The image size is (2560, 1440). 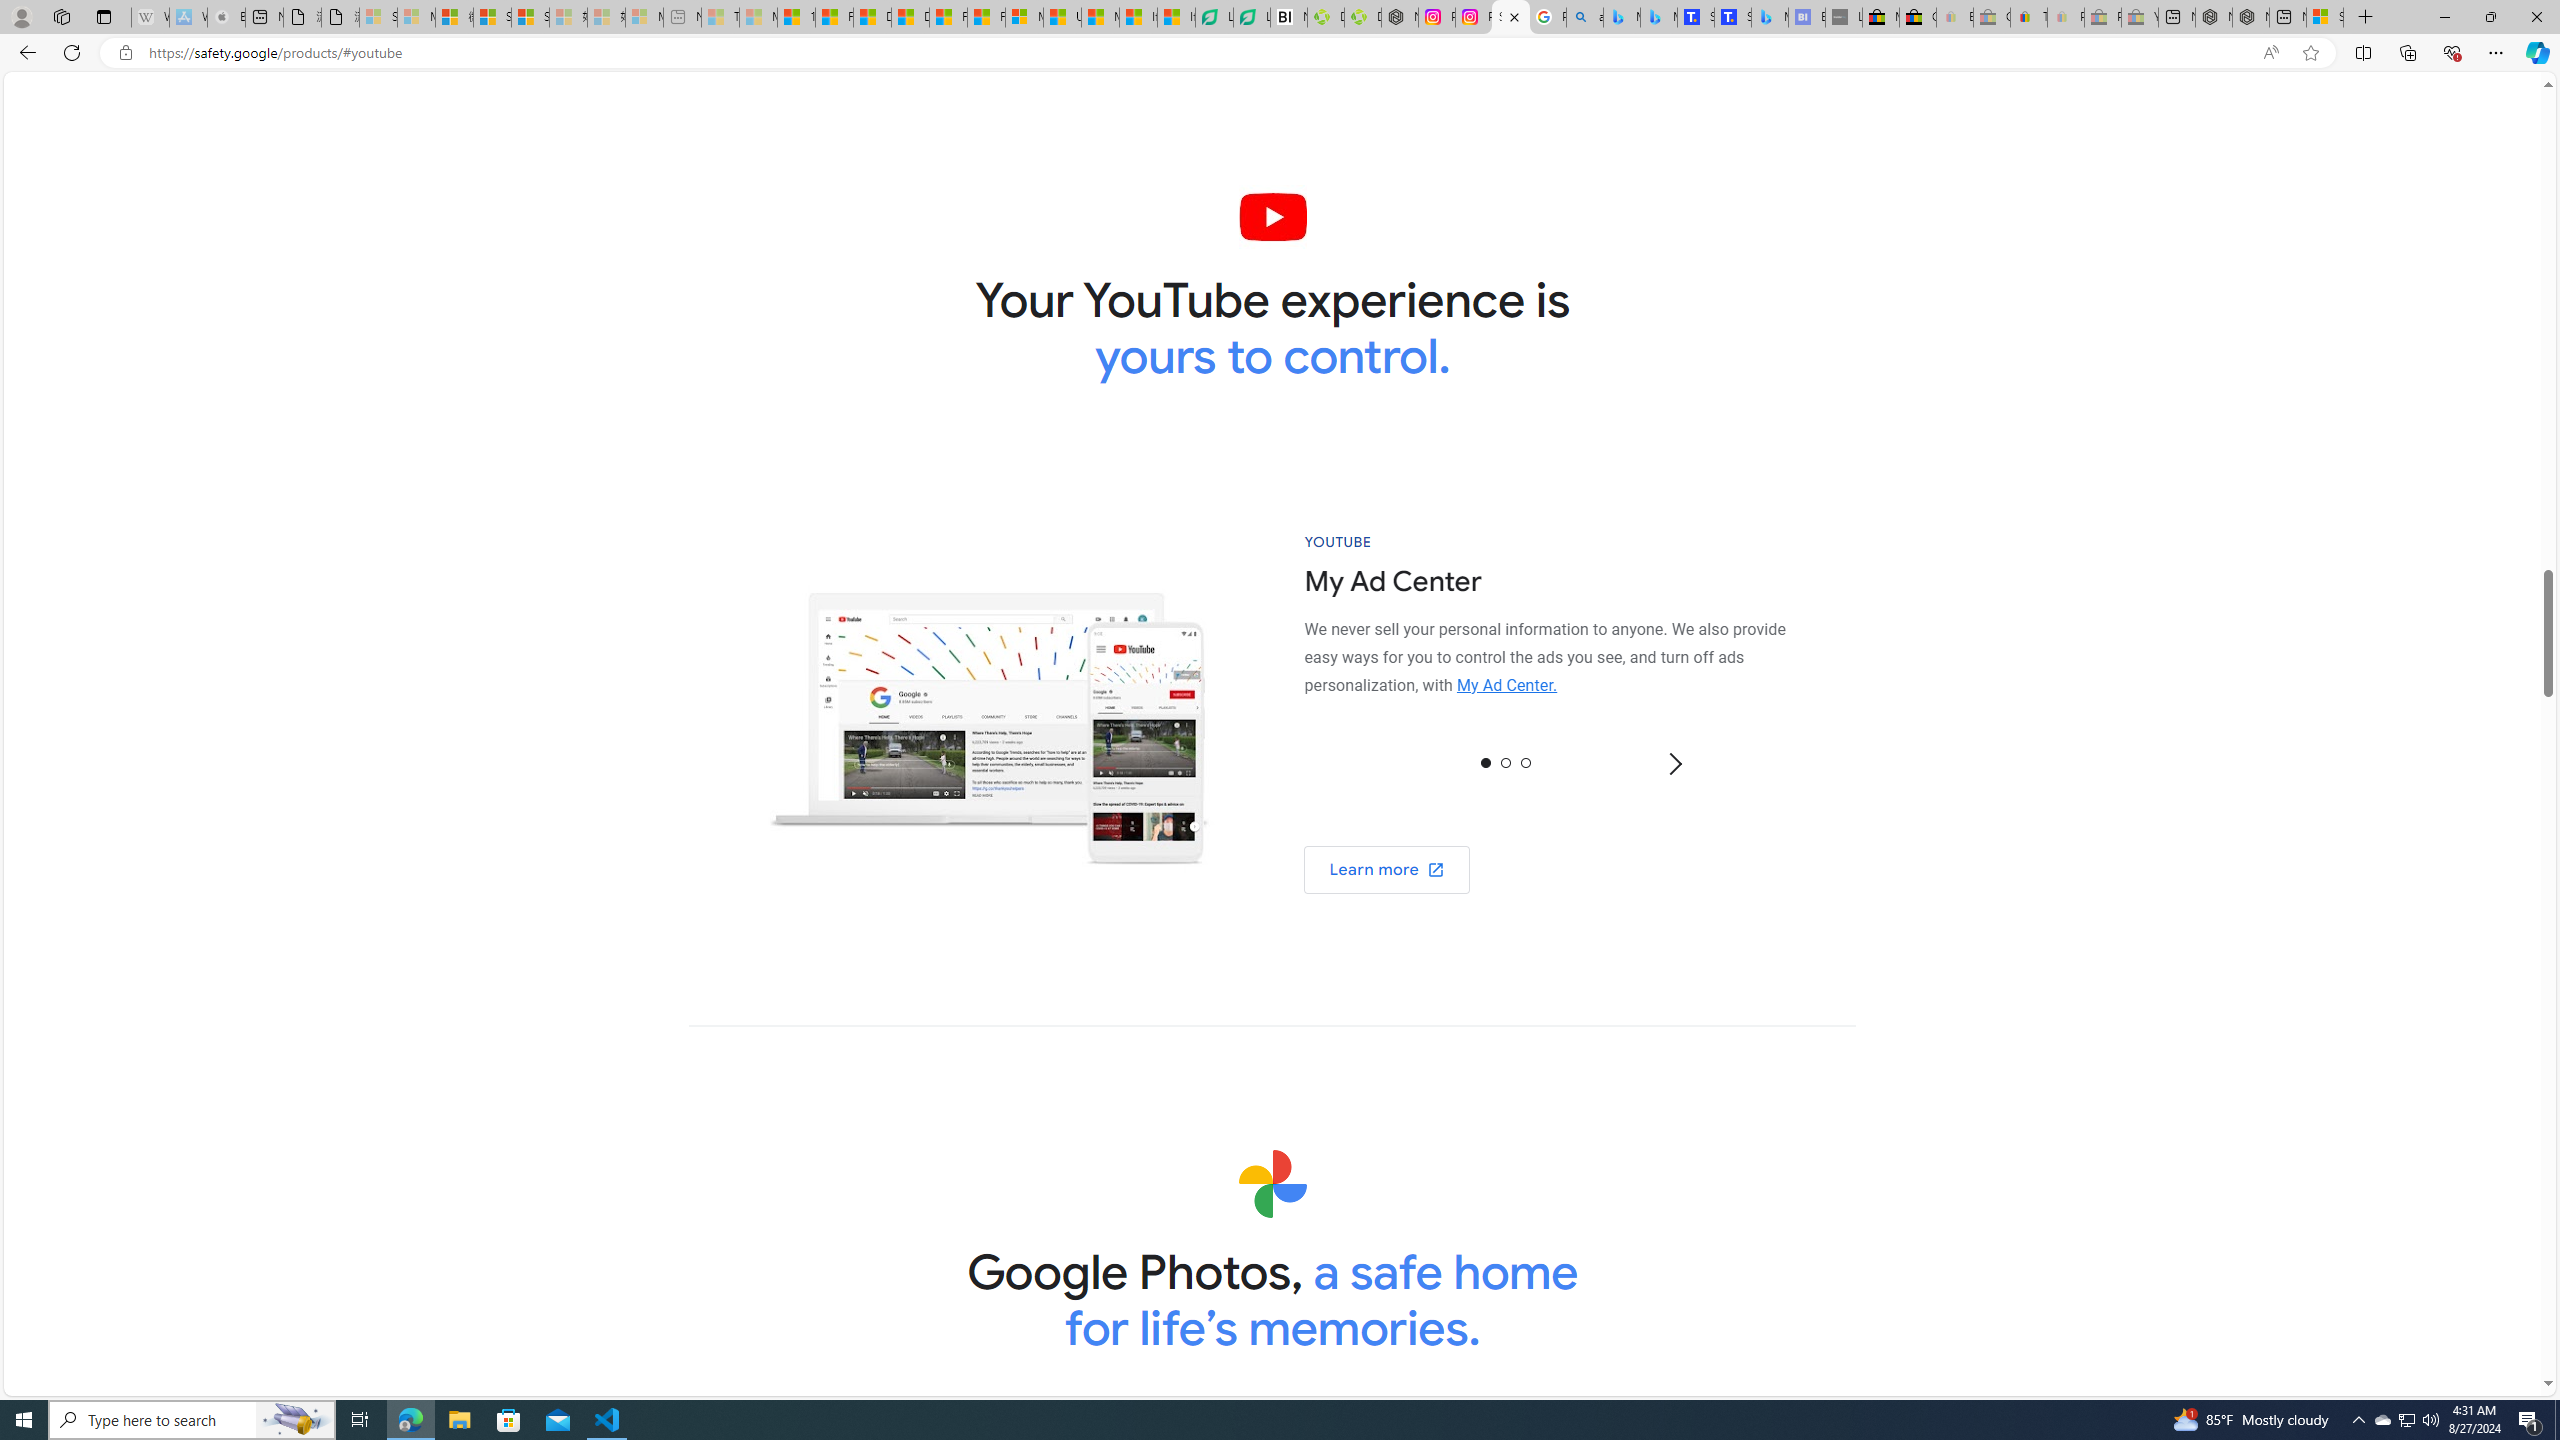 What do you see at coordinates (2103, 16) in the screenshot?
I see `'Press Room - eBay Inc. - Sleeping'` at bounding box center [2103, 16].